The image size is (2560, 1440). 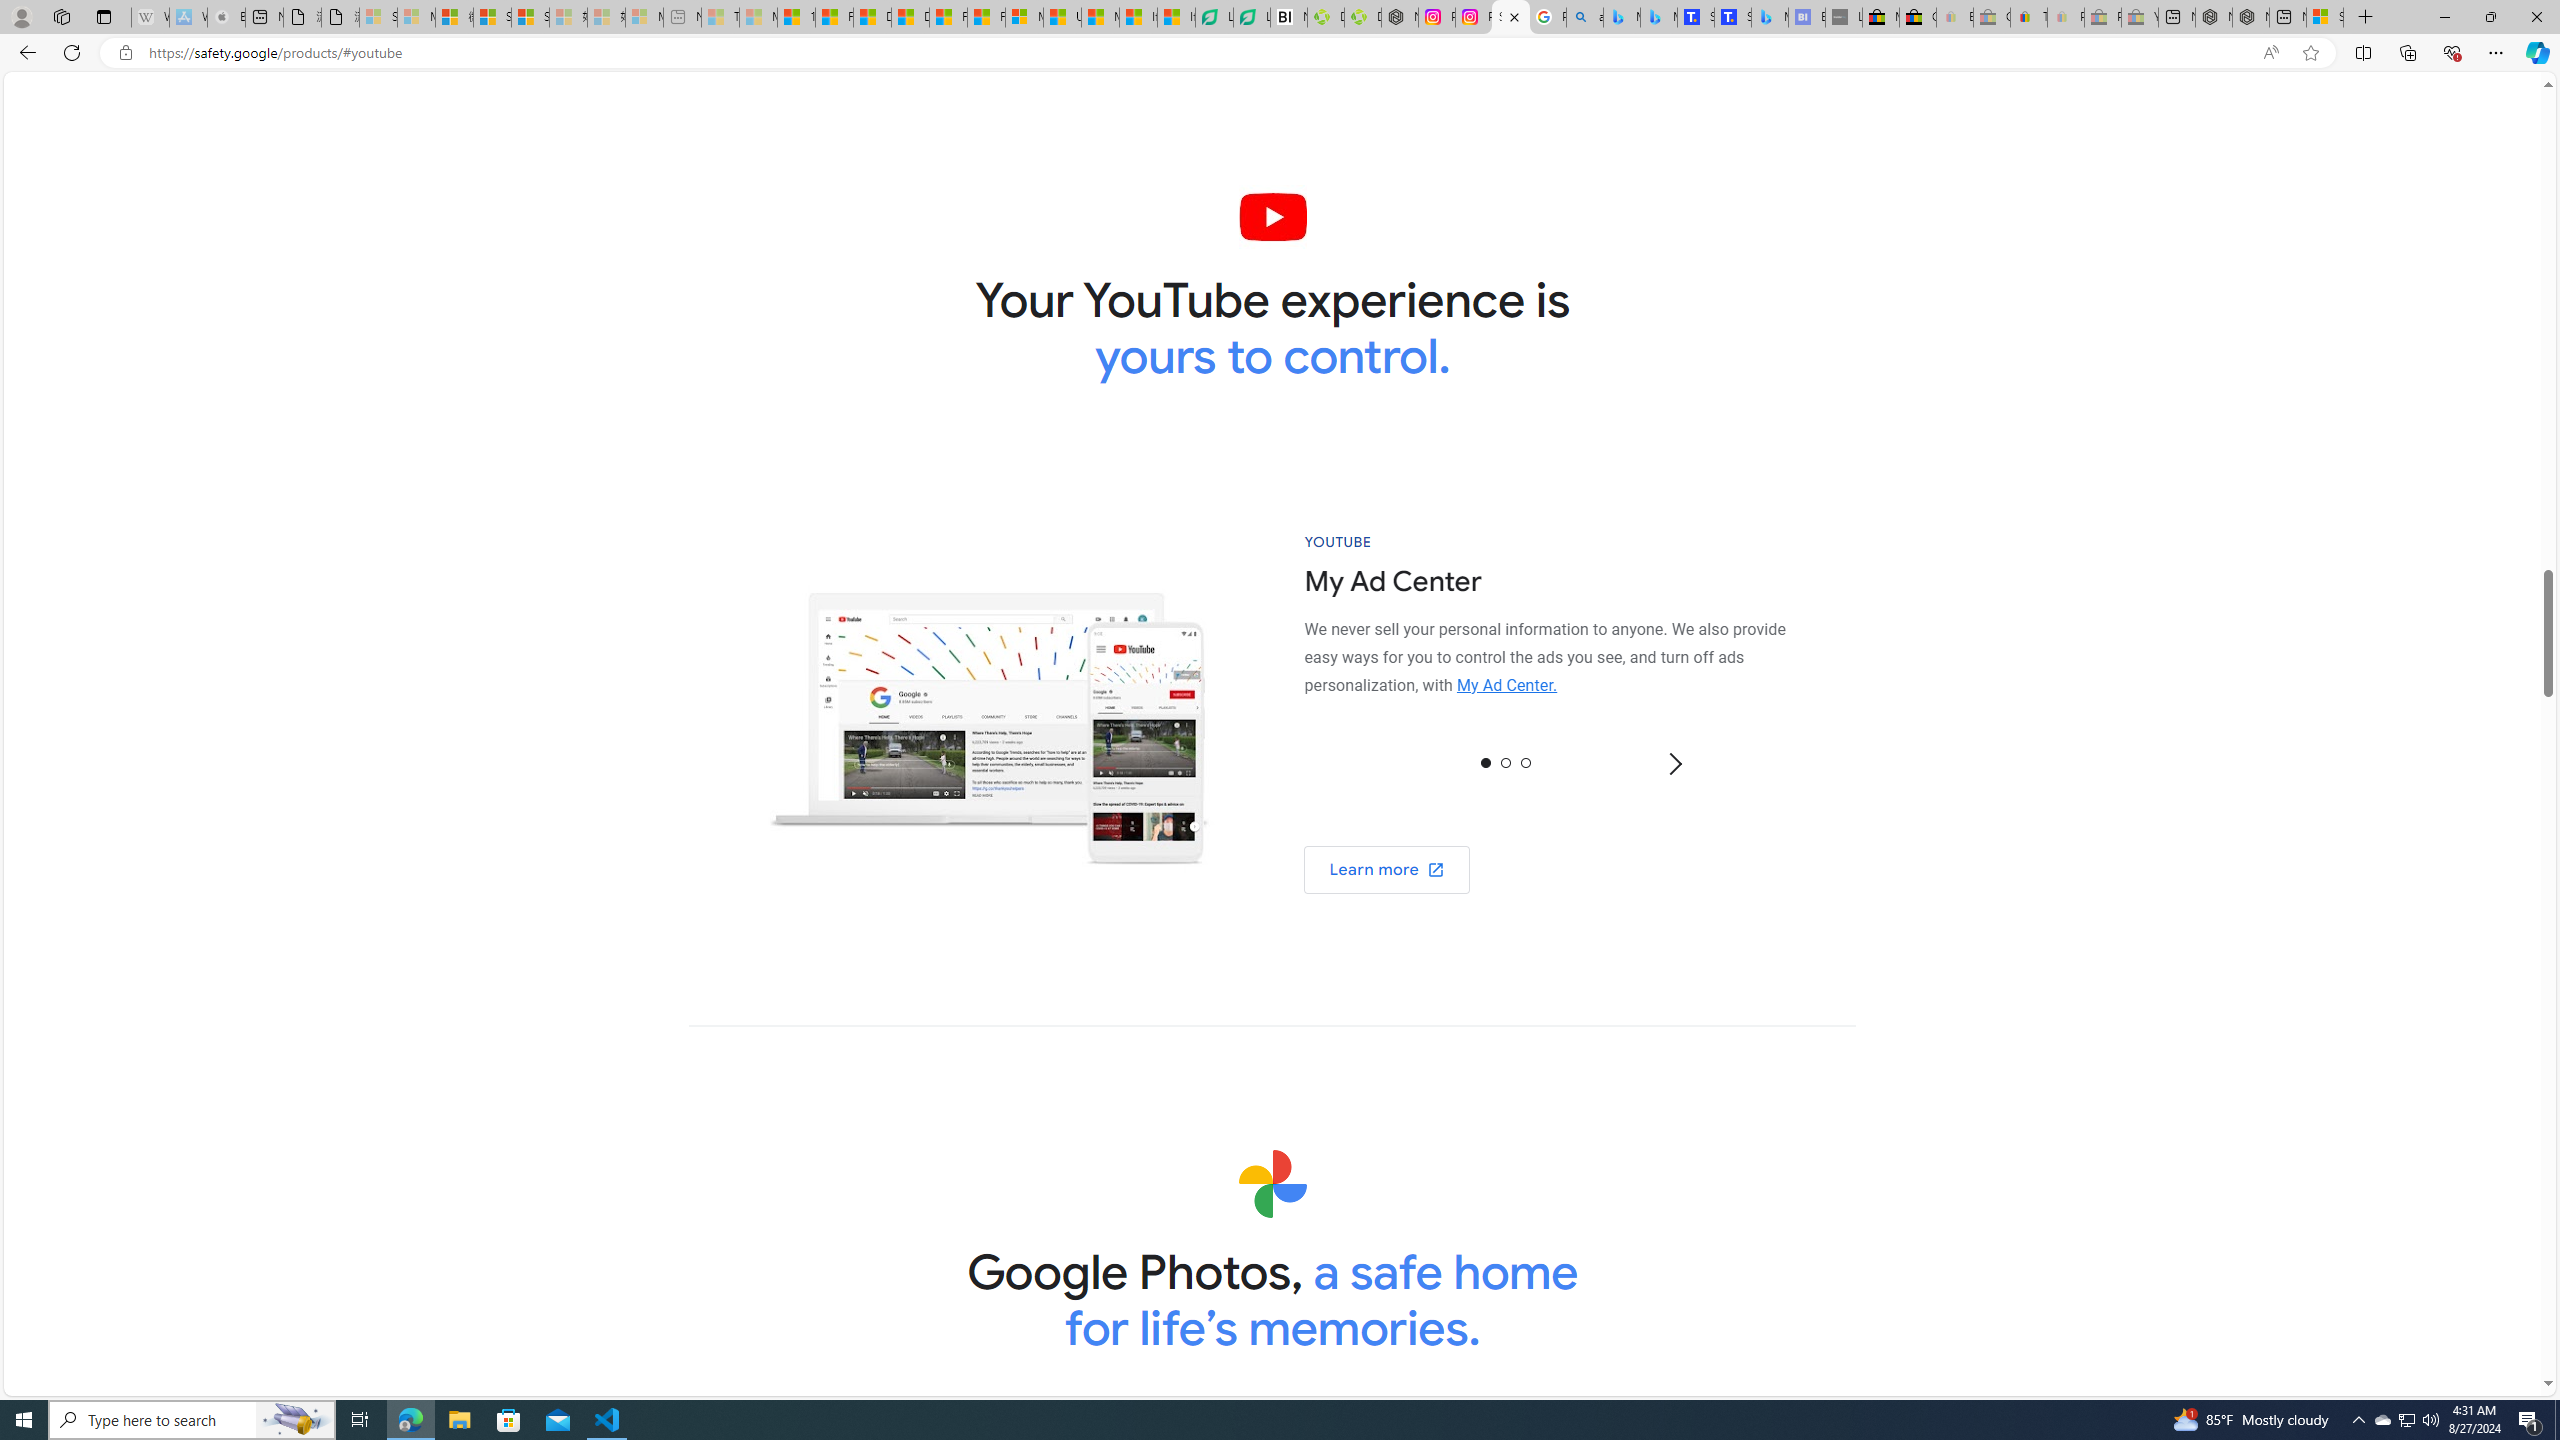 What do you see at coordinates (2103, 16) in the screenshot?
I see `'Press Room - eBay Inc. - Sleeping'` at bounding box center [2103, 16].